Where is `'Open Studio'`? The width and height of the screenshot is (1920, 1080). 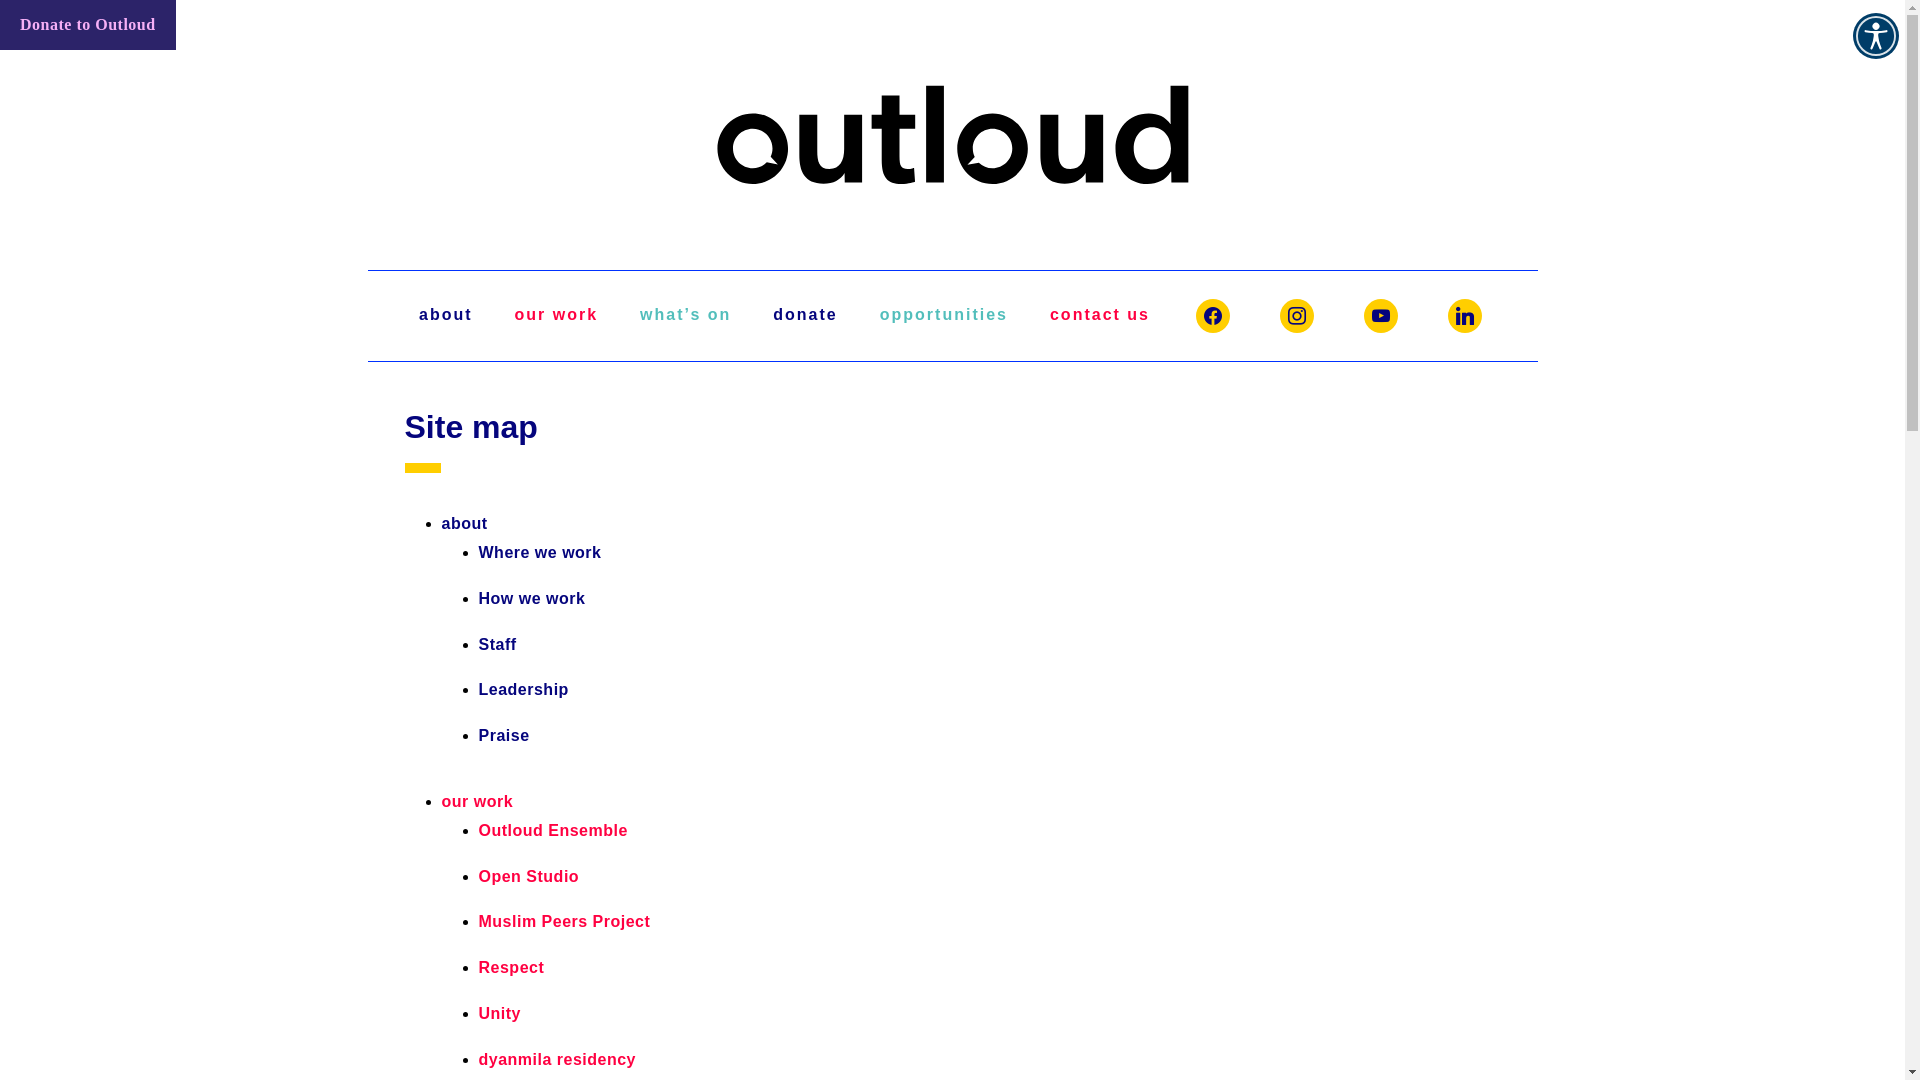 'Open Studio' is located at coordinates (528, 875).